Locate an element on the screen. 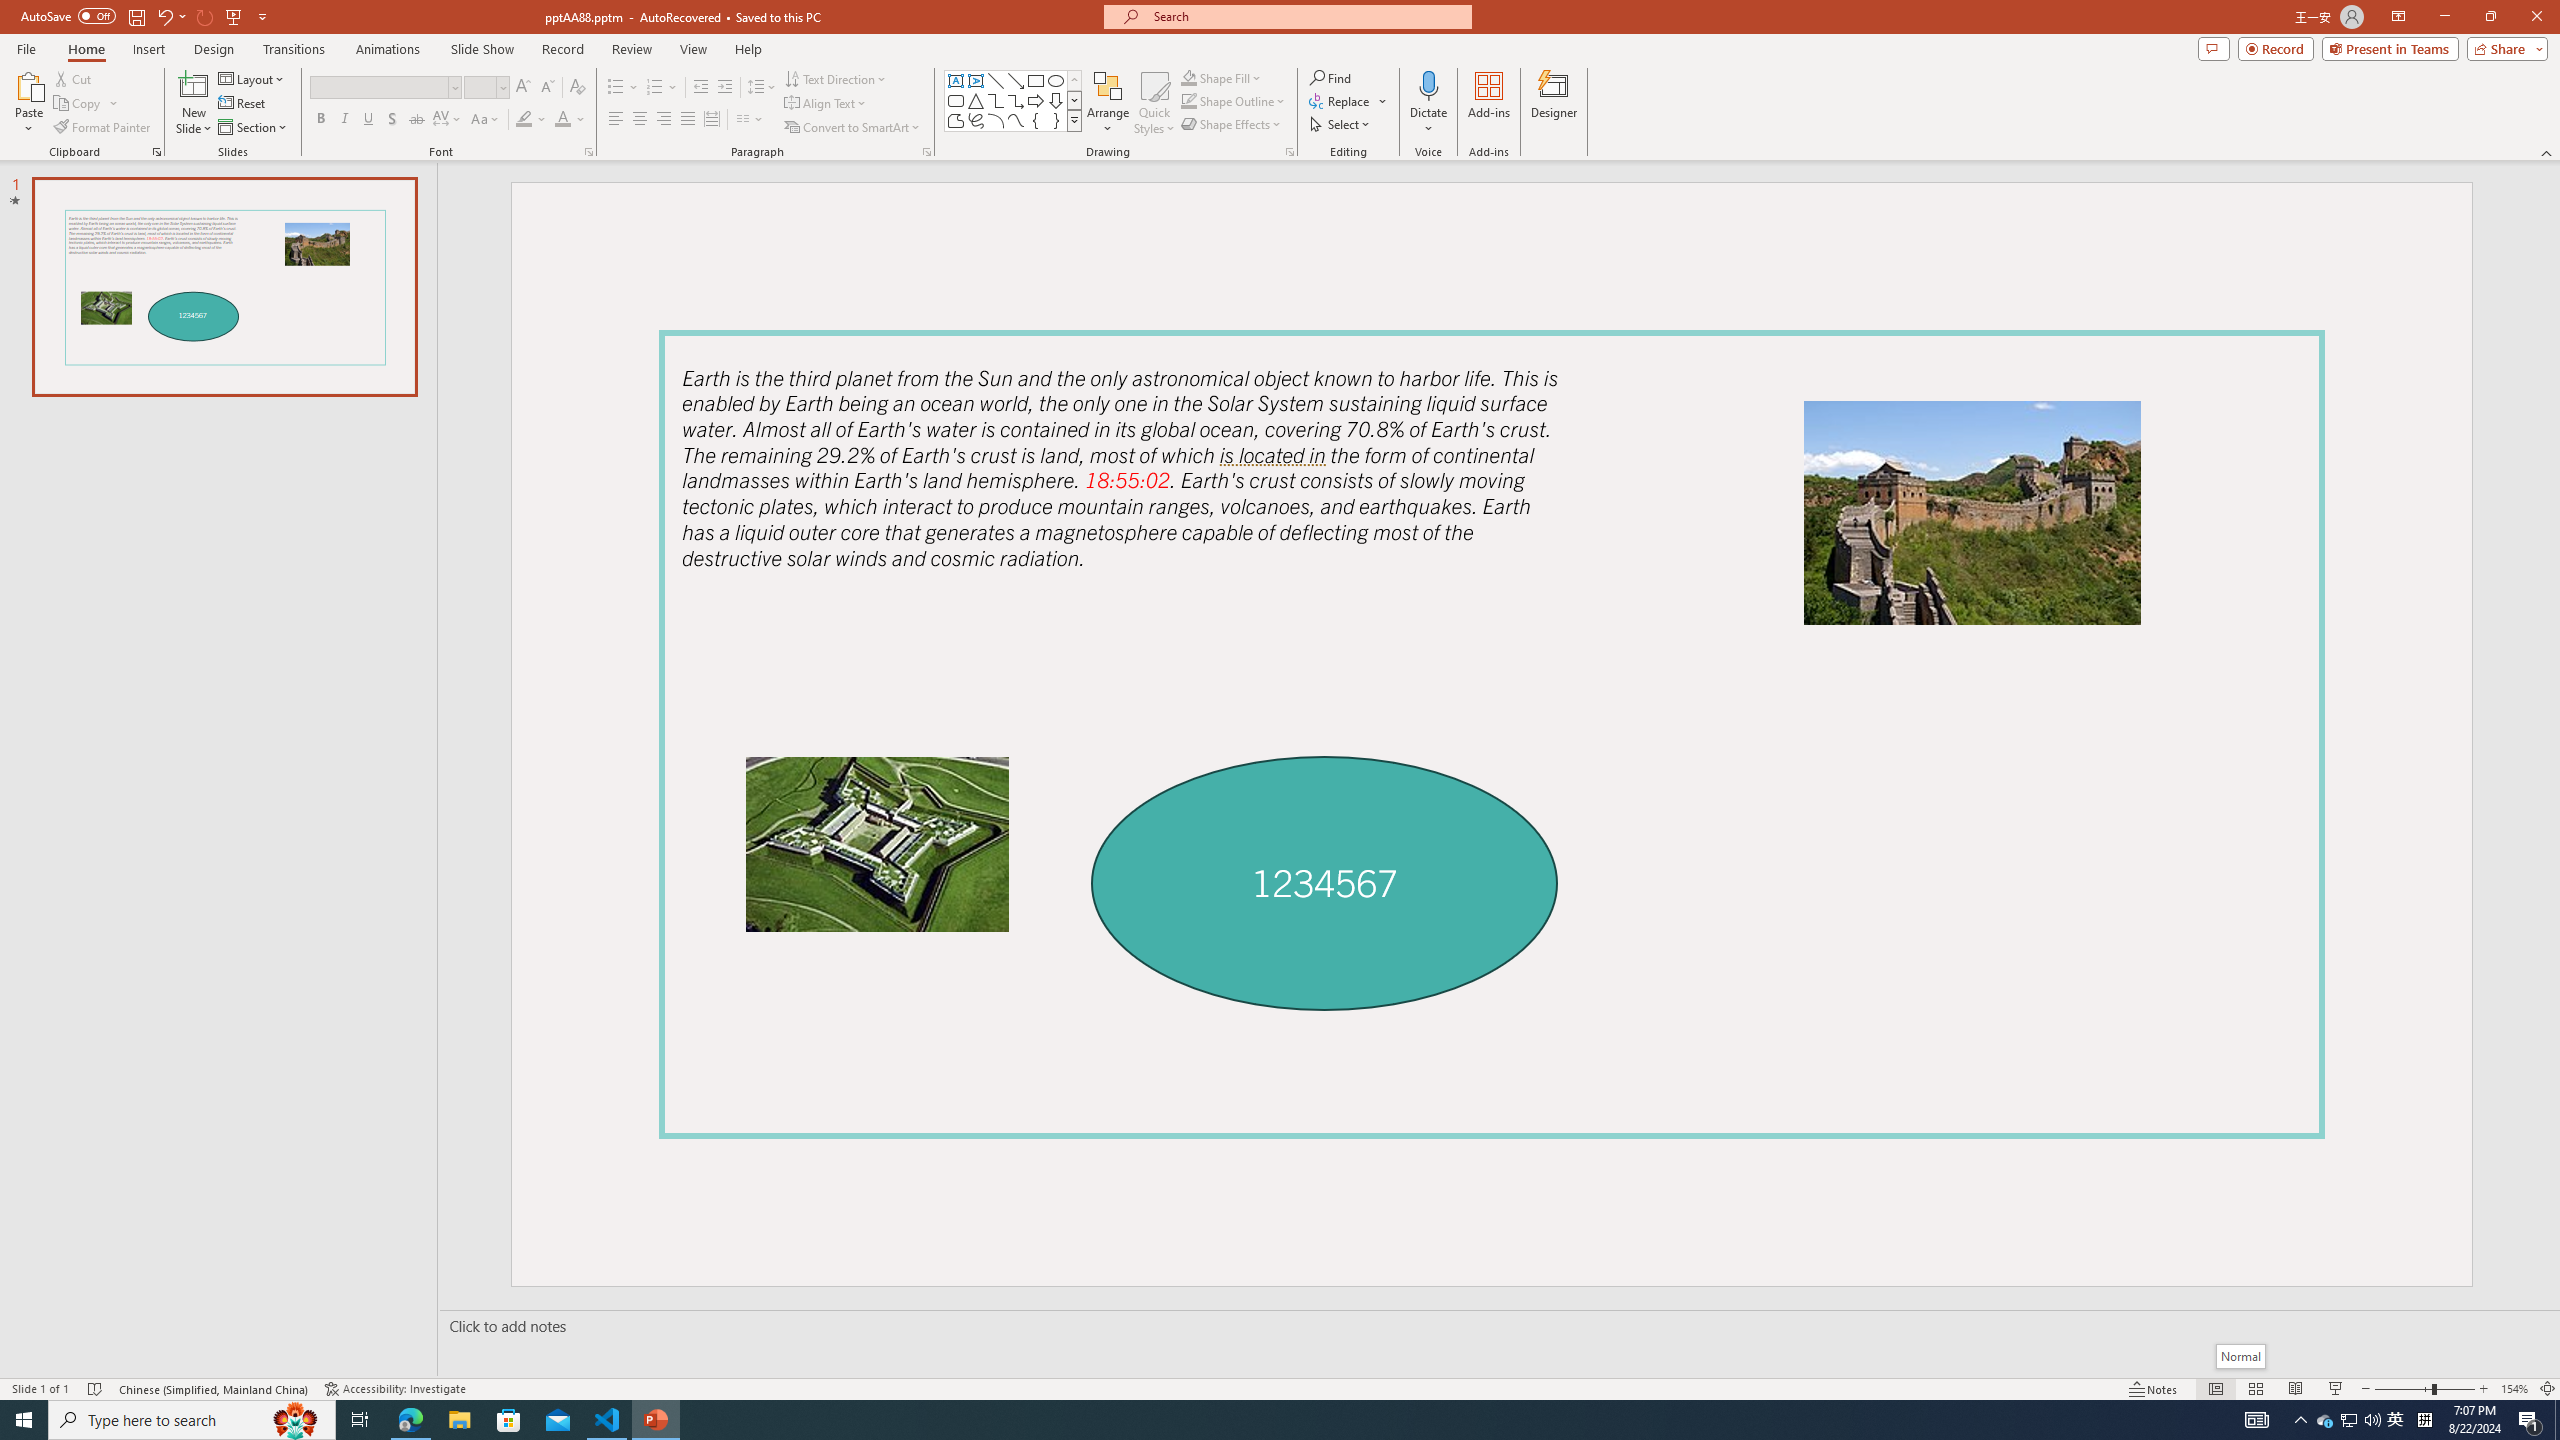  'Decrease Indent' is located at coordinates (701, 87).